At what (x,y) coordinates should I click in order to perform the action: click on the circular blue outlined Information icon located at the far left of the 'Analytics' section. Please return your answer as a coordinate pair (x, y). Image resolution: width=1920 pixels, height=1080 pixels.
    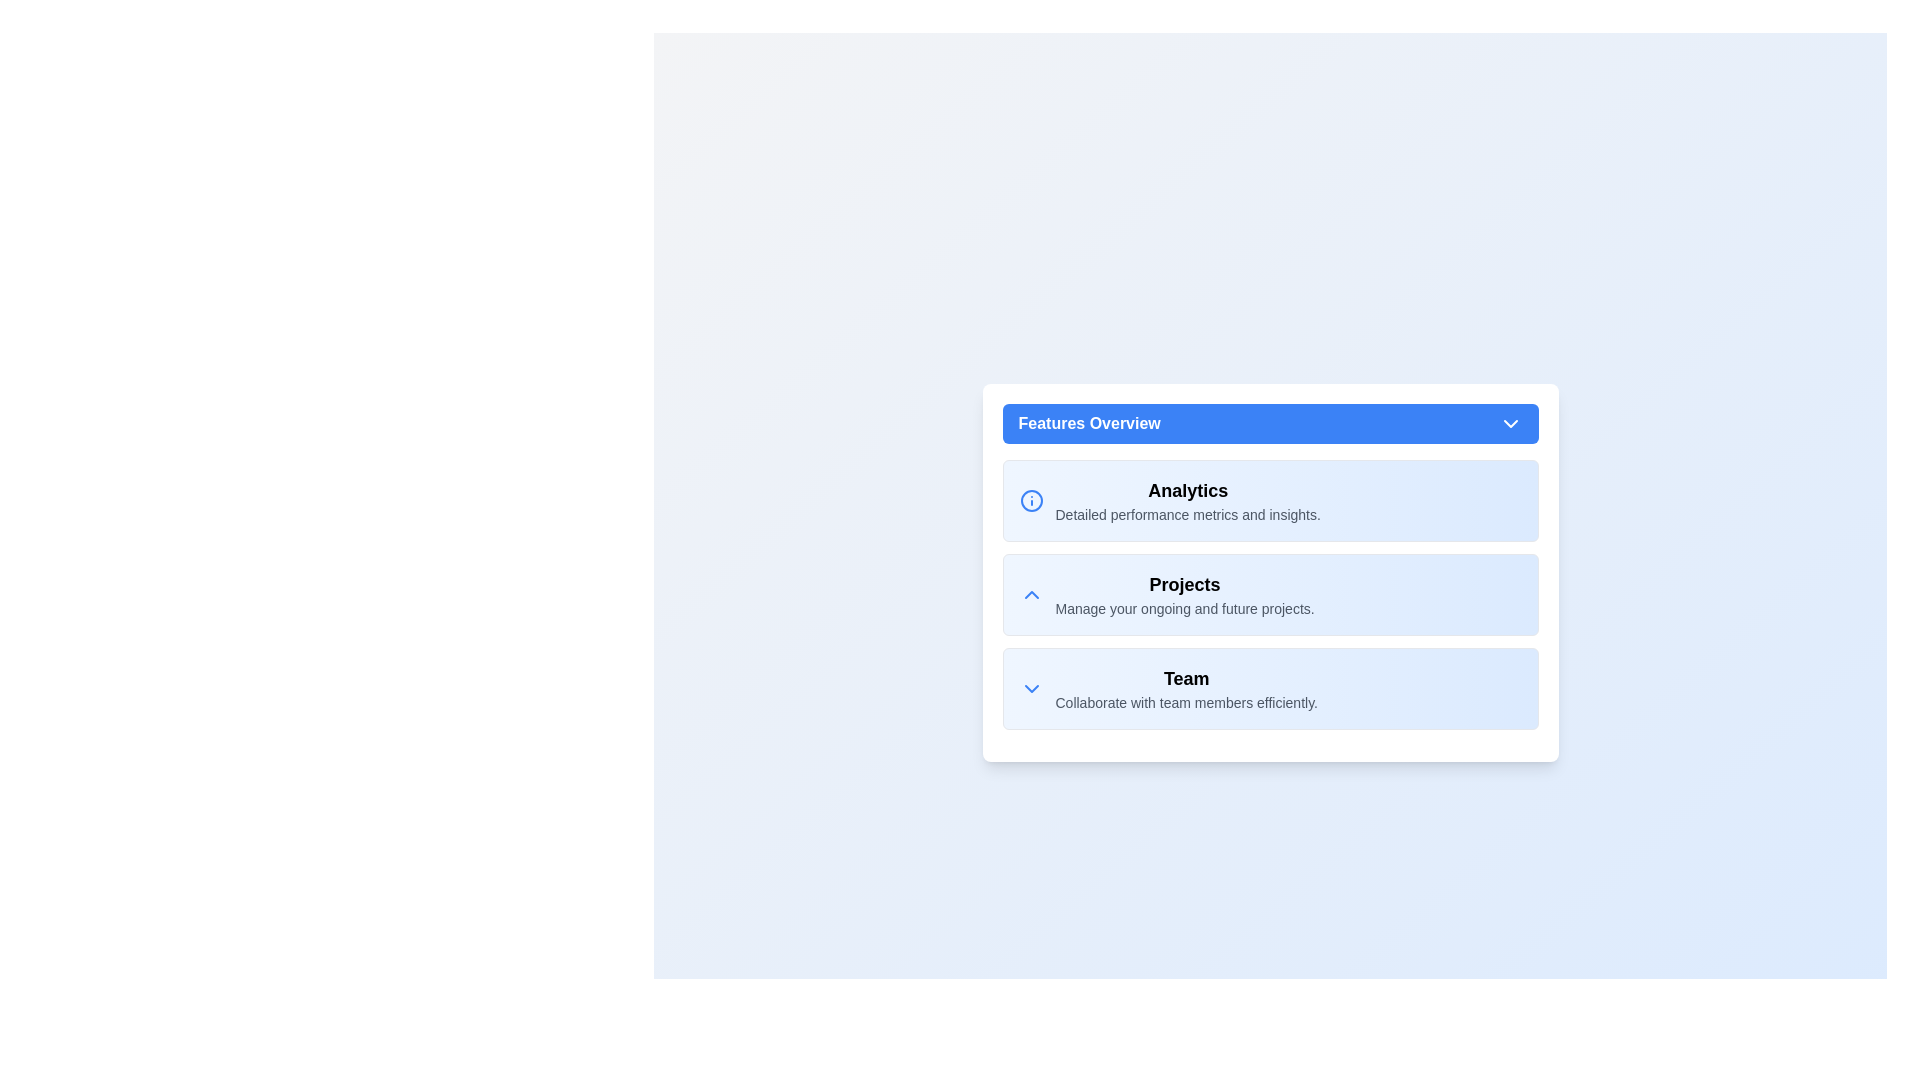
    Looking at the image, I should click on (1031, 500).